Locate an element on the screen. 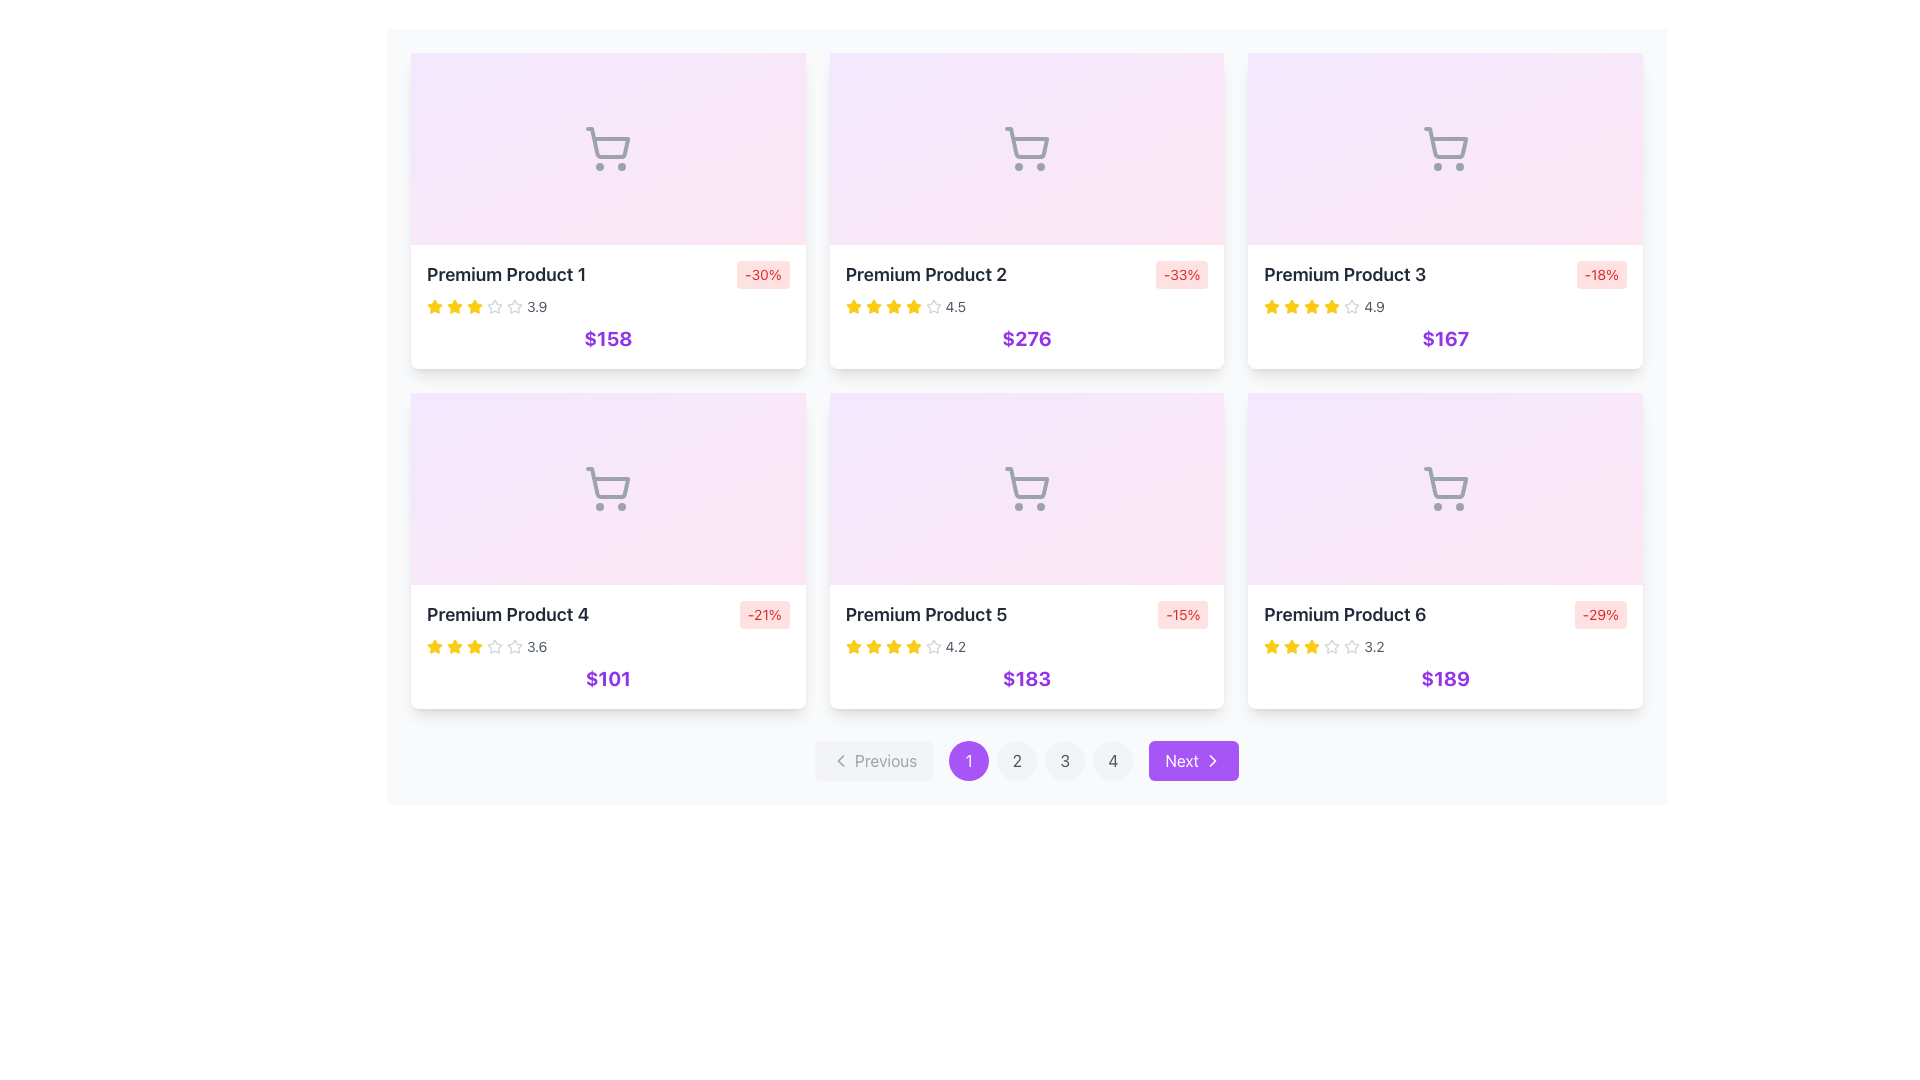 This screenshot has width=1920, height=1080. the static text displaying '3.6' that is located immediately after a series of six star icons in the product rating section of the card for 'Premium Product 4' is located at coordinates (537, 647).